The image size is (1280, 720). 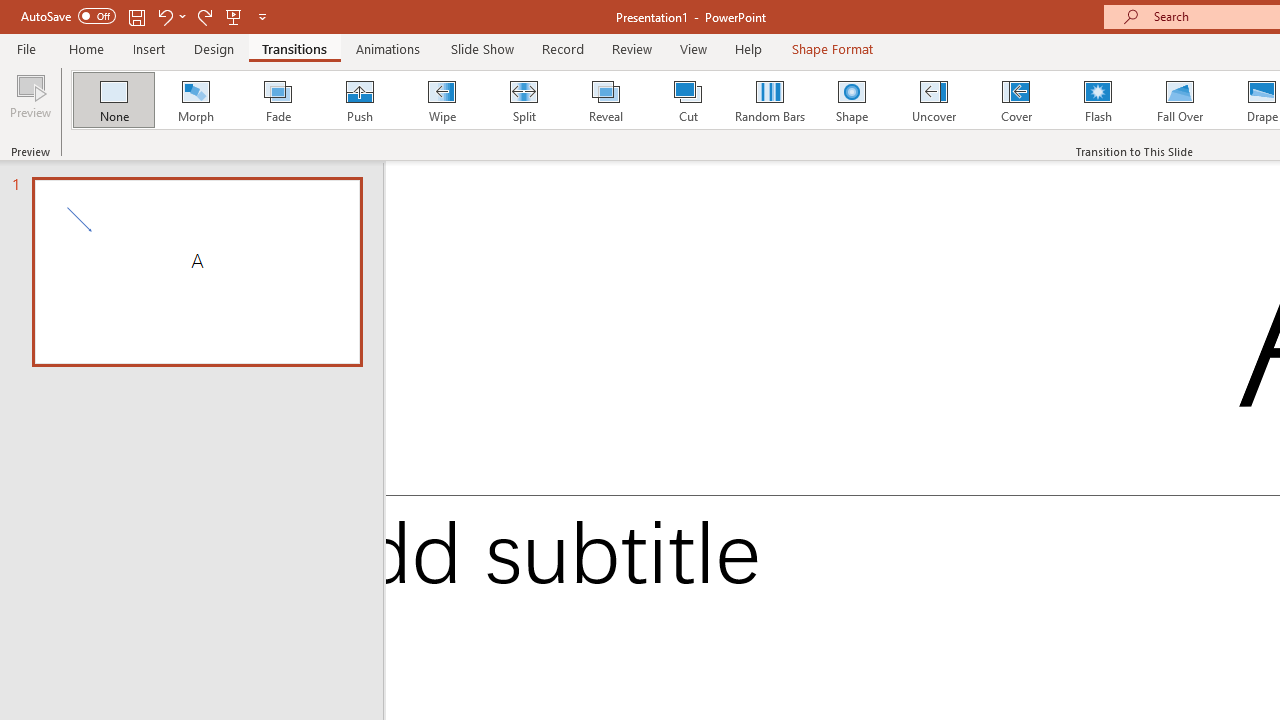 I want to click on 'Cover', so click(x=1016, y=100).